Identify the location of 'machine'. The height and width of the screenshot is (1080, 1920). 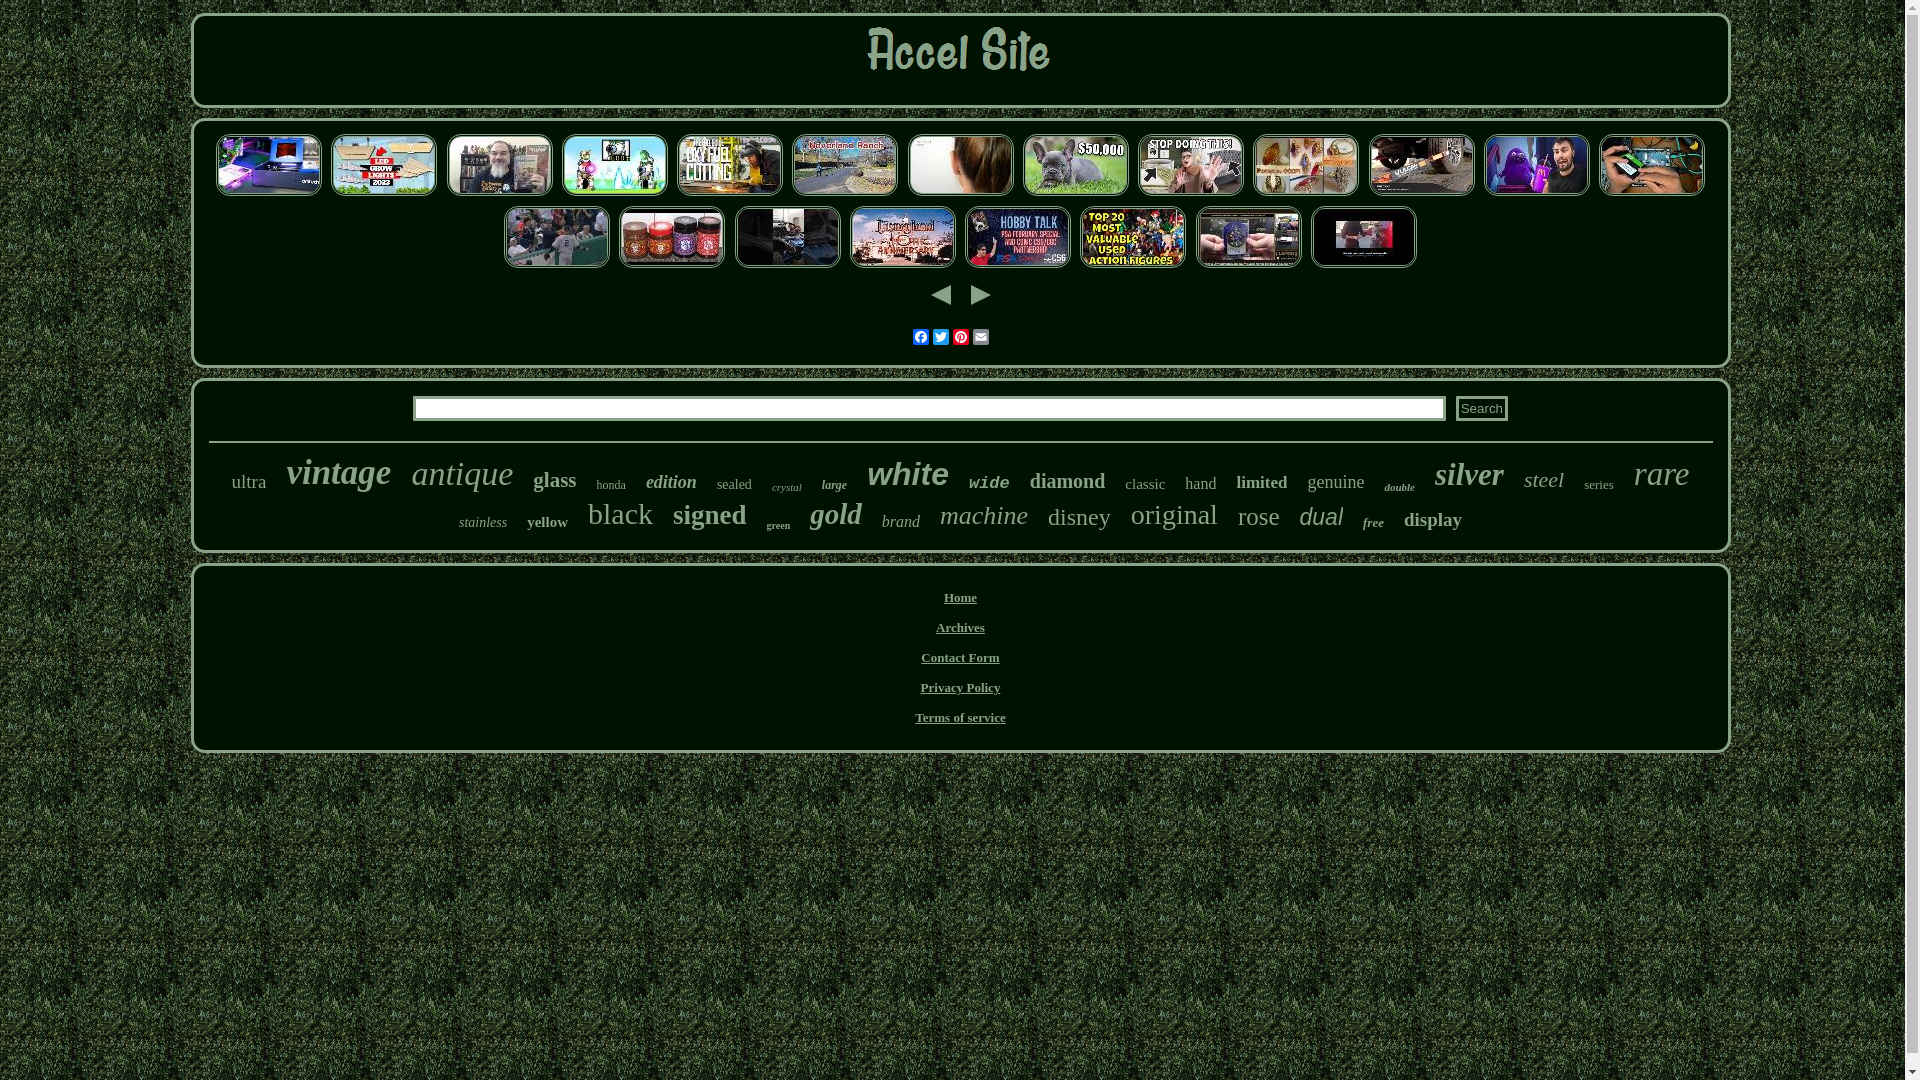
(939, 515).